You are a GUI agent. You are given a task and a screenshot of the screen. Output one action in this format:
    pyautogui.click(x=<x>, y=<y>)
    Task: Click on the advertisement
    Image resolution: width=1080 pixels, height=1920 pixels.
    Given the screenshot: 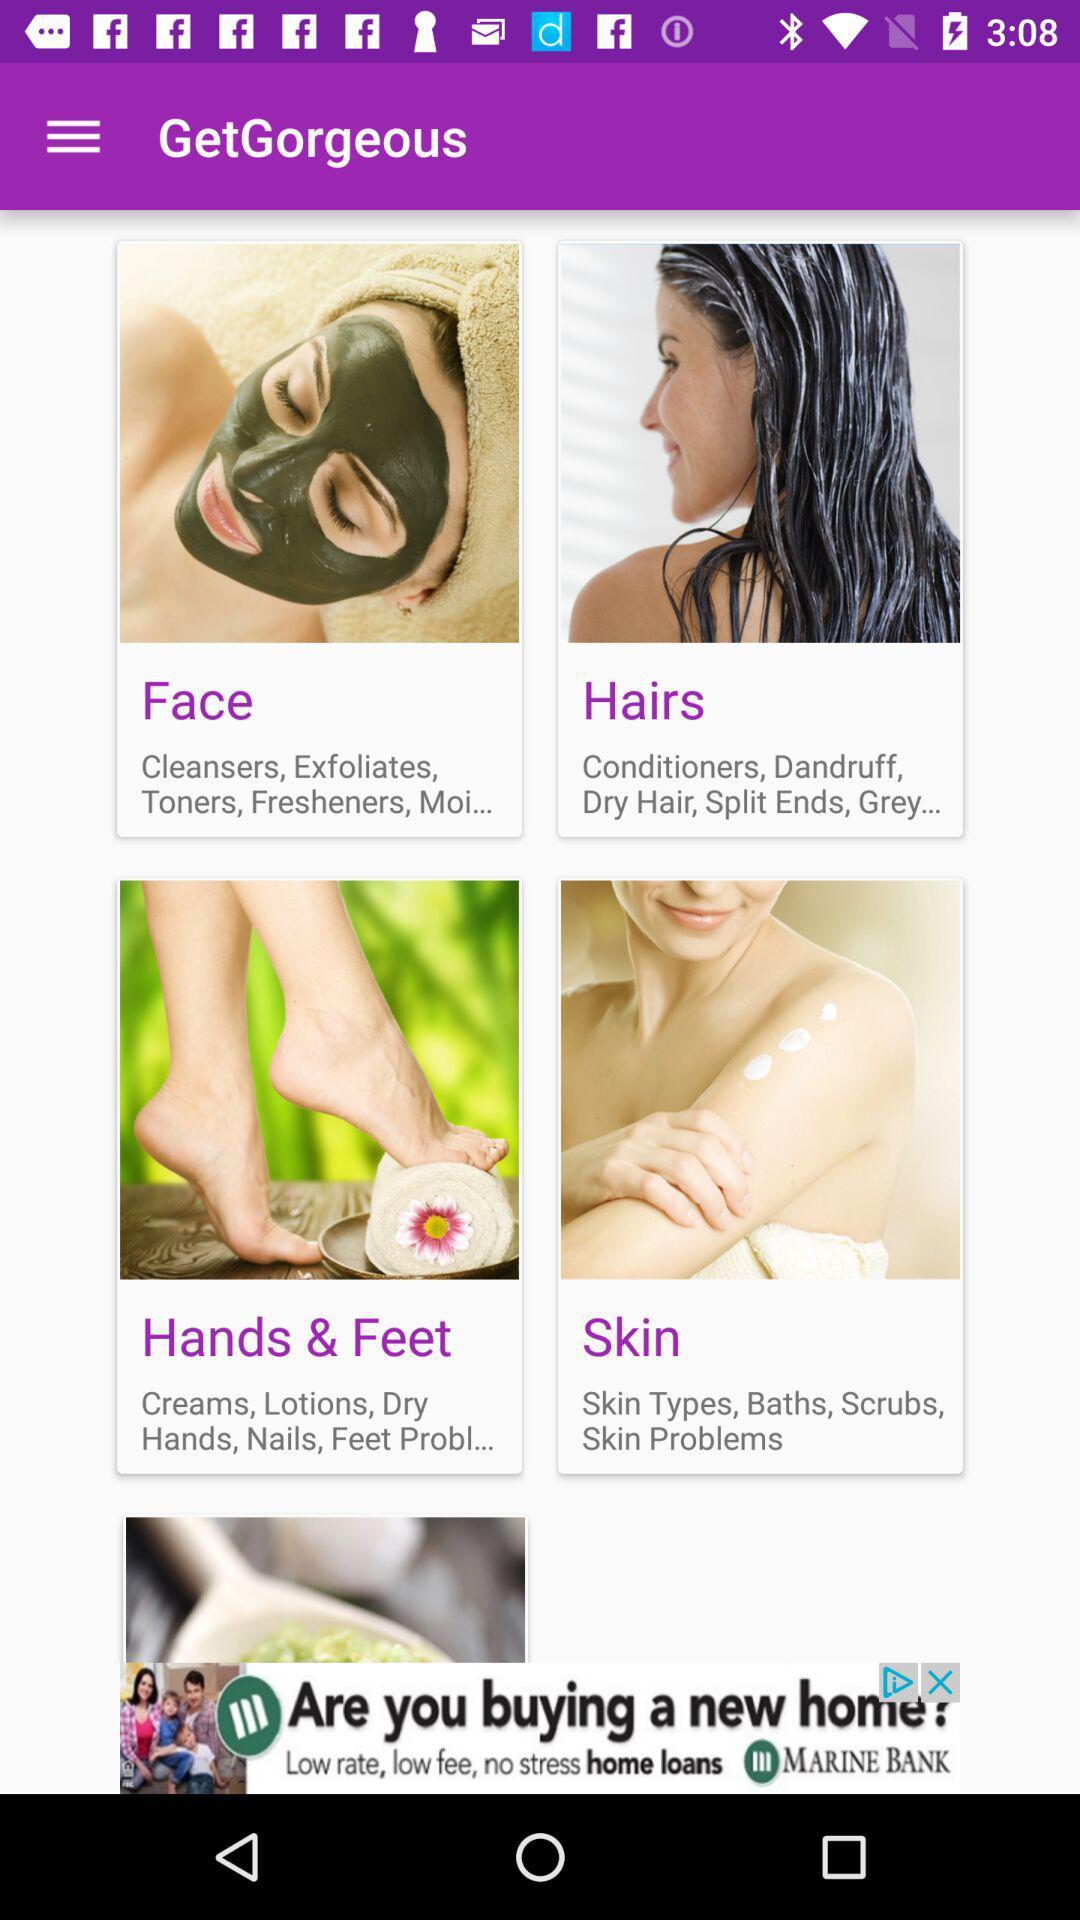 What is the action you would take?
    pyautogui.click(x=318, y=538)
    